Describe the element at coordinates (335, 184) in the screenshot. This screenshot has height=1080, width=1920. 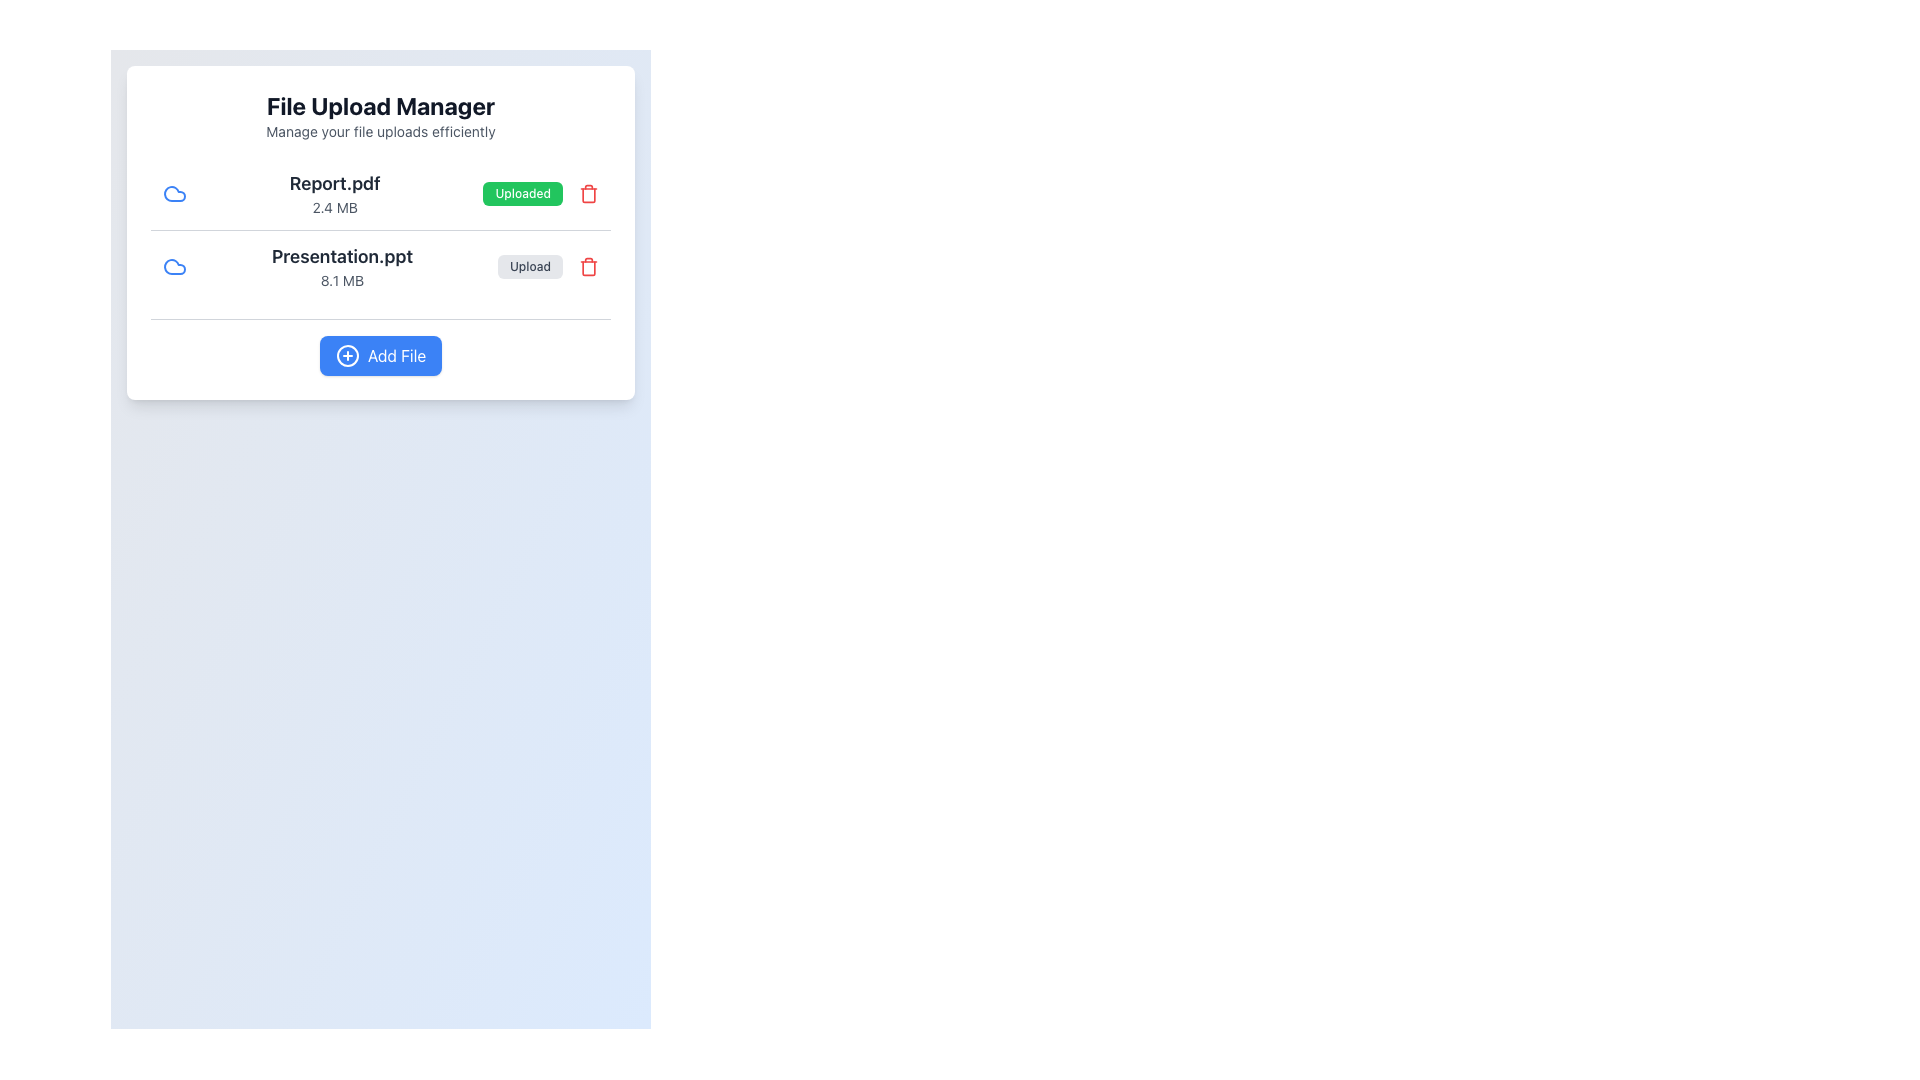
I see `the text label that serves as the title or name of a file listed in the file manager interface, which is the first line of text in a two-line information block` at that location.